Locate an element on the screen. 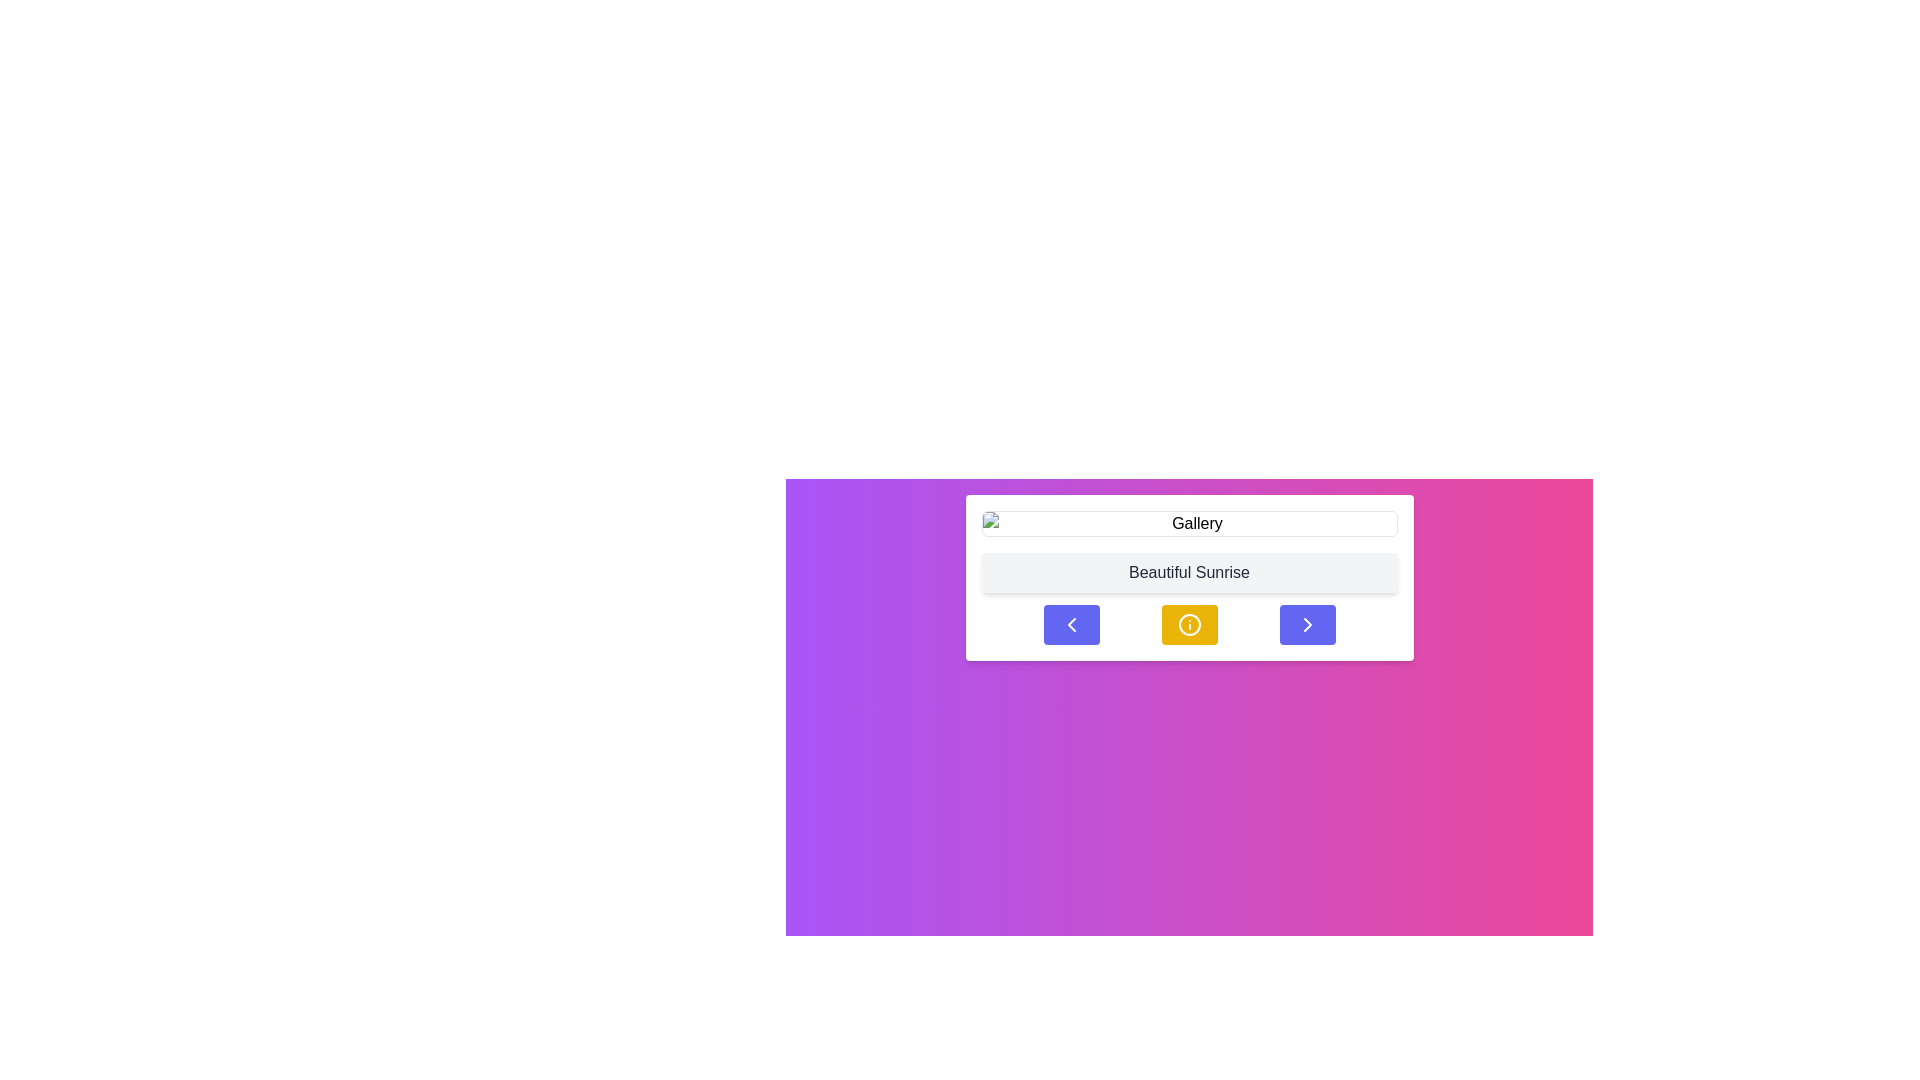  the yellow button with white text and an 'info' icon located at the center of the bottom button group in the card-like UI component to highlight it is located at coordinates (1189, 623).